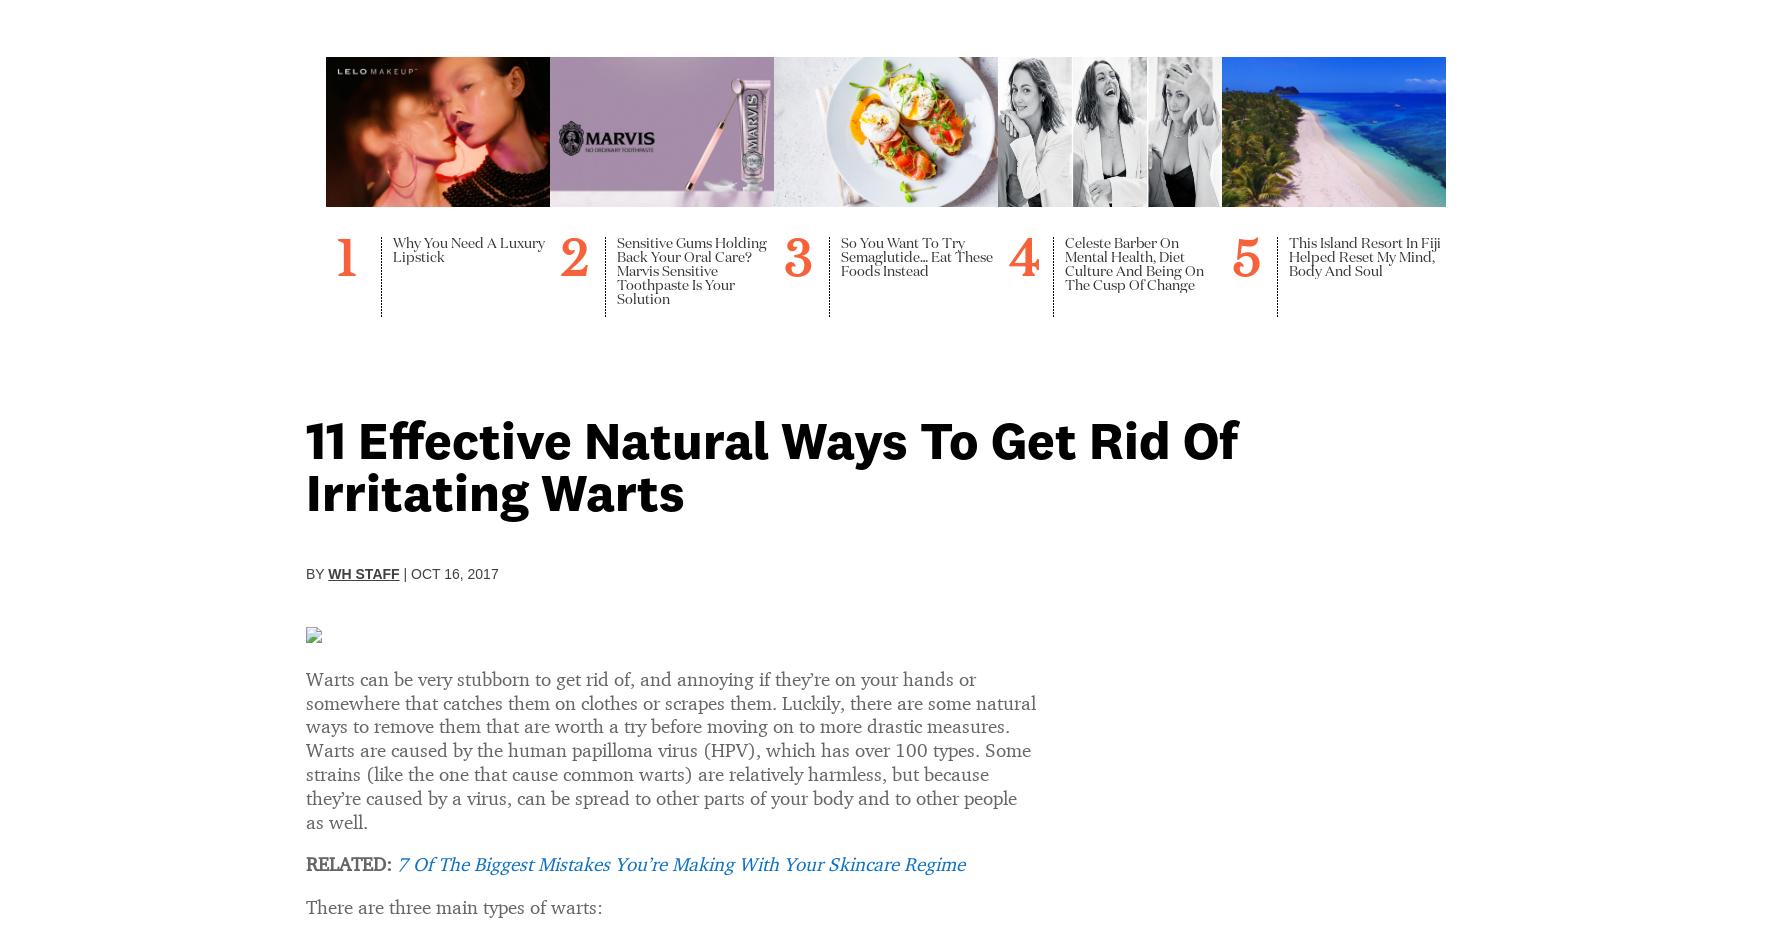  I want to click on '1', so click(337, 234).